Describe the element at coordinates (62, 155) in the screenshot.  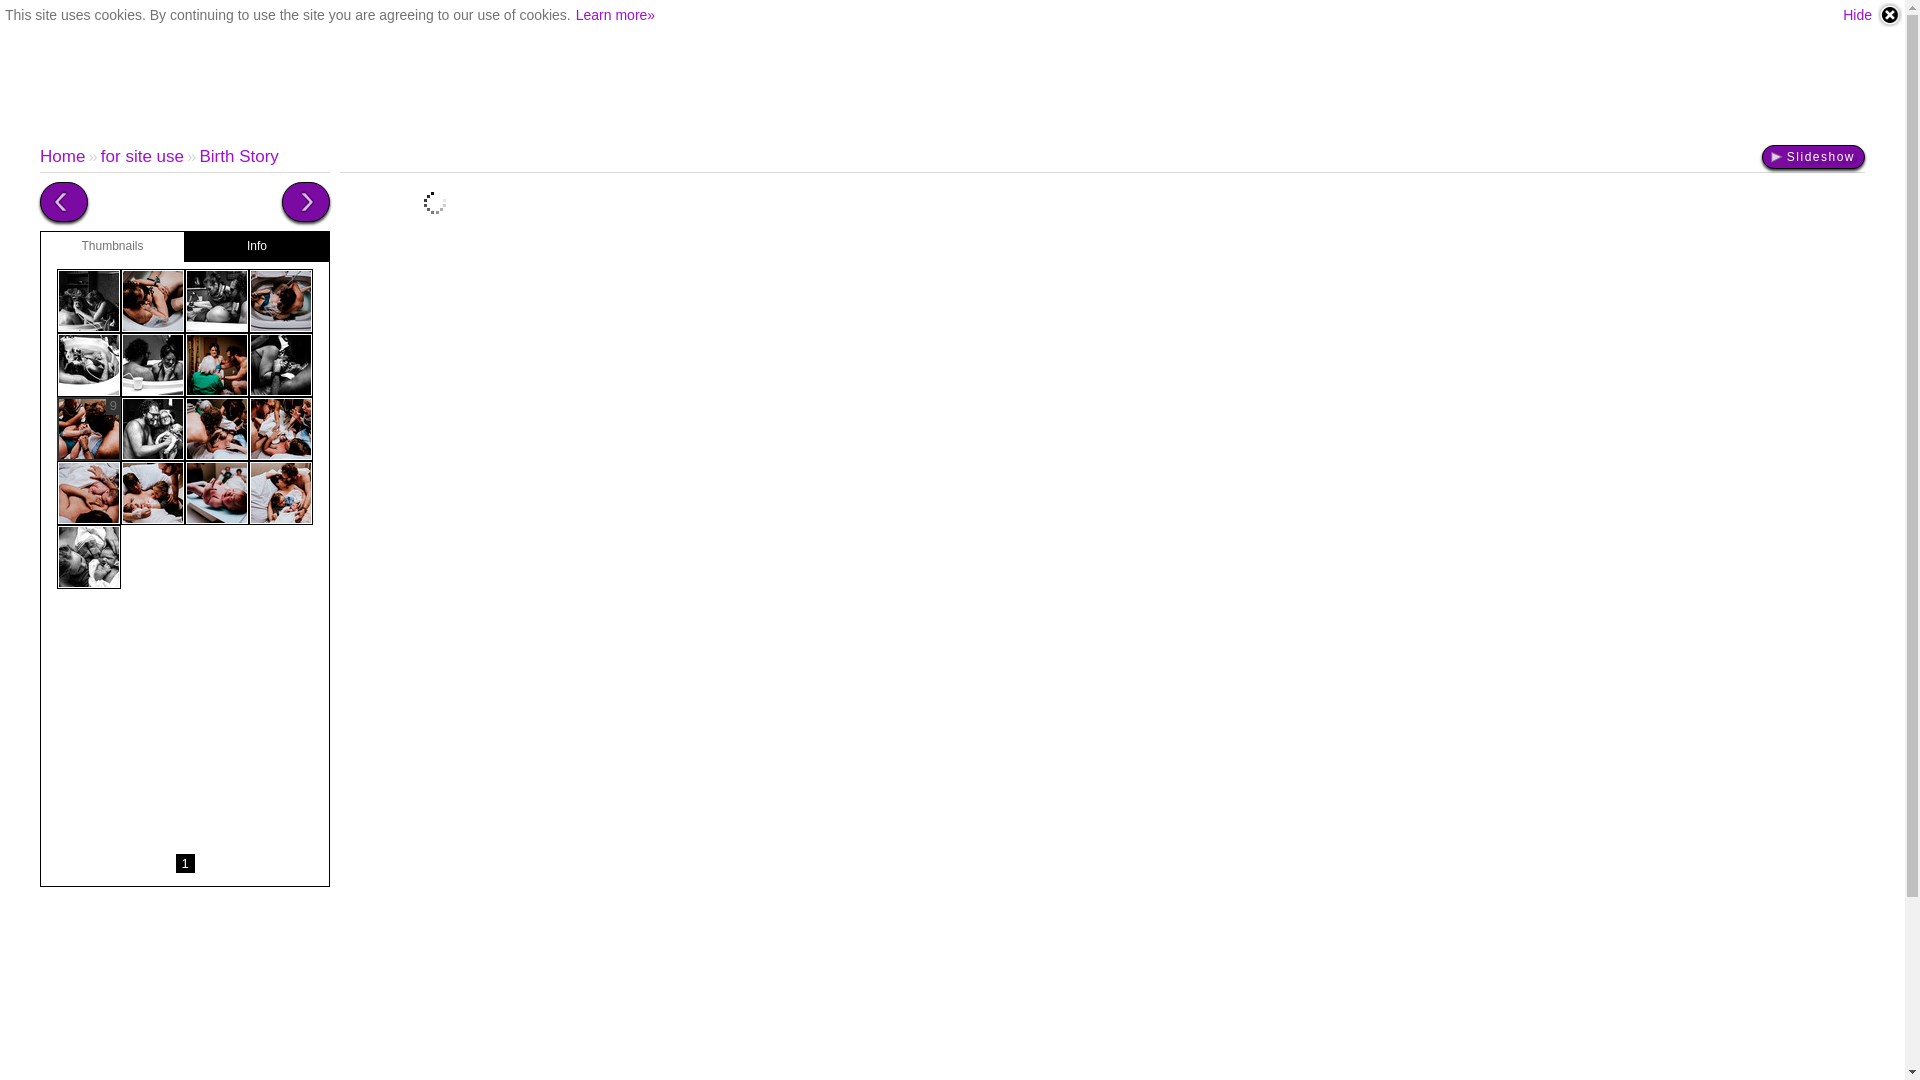
I see `'Home'` at that location.